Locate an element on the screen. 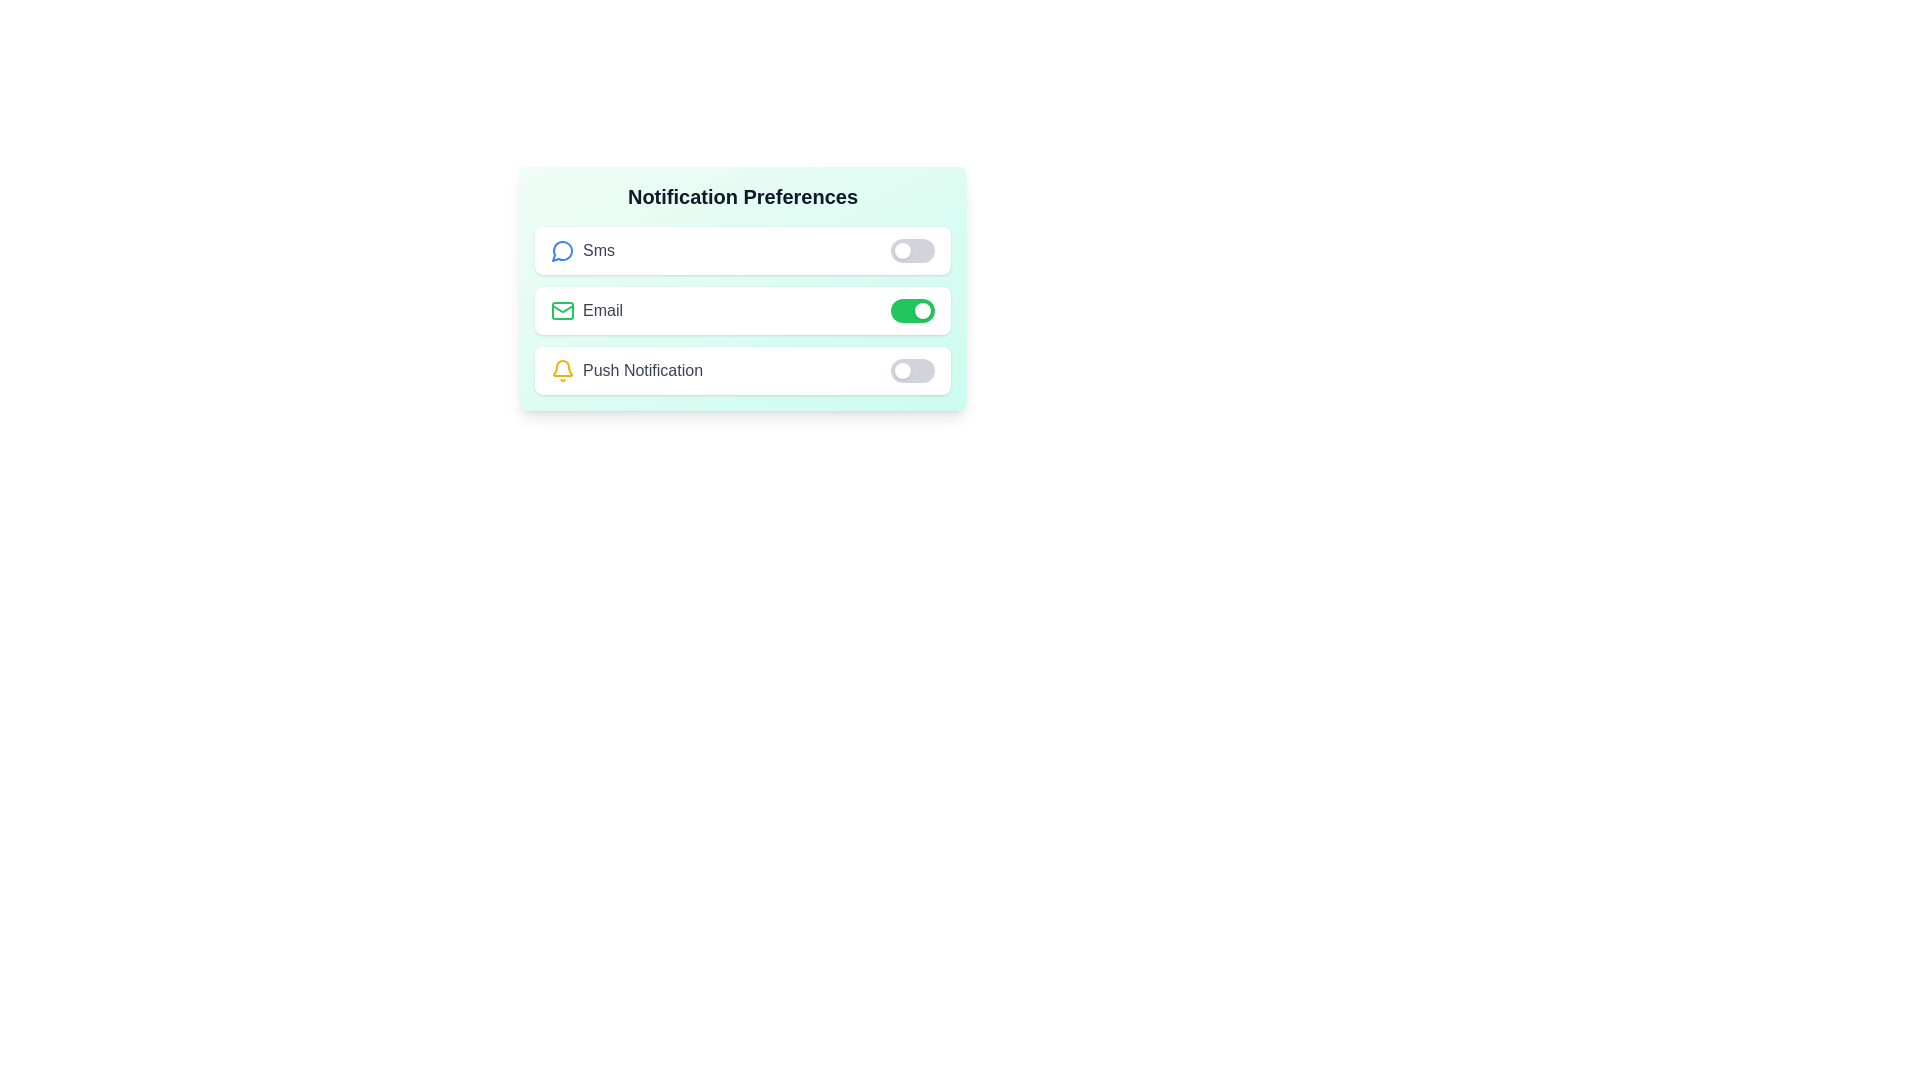 The width and height of the screenshot is (1920, 1080). the 'Email' notification icon, which is the leftmost icon in the second row of the 'Notification Preferences' panel, aligned with the 'Sms' and 'Push Notification' options is located at coordinates (561, 311).